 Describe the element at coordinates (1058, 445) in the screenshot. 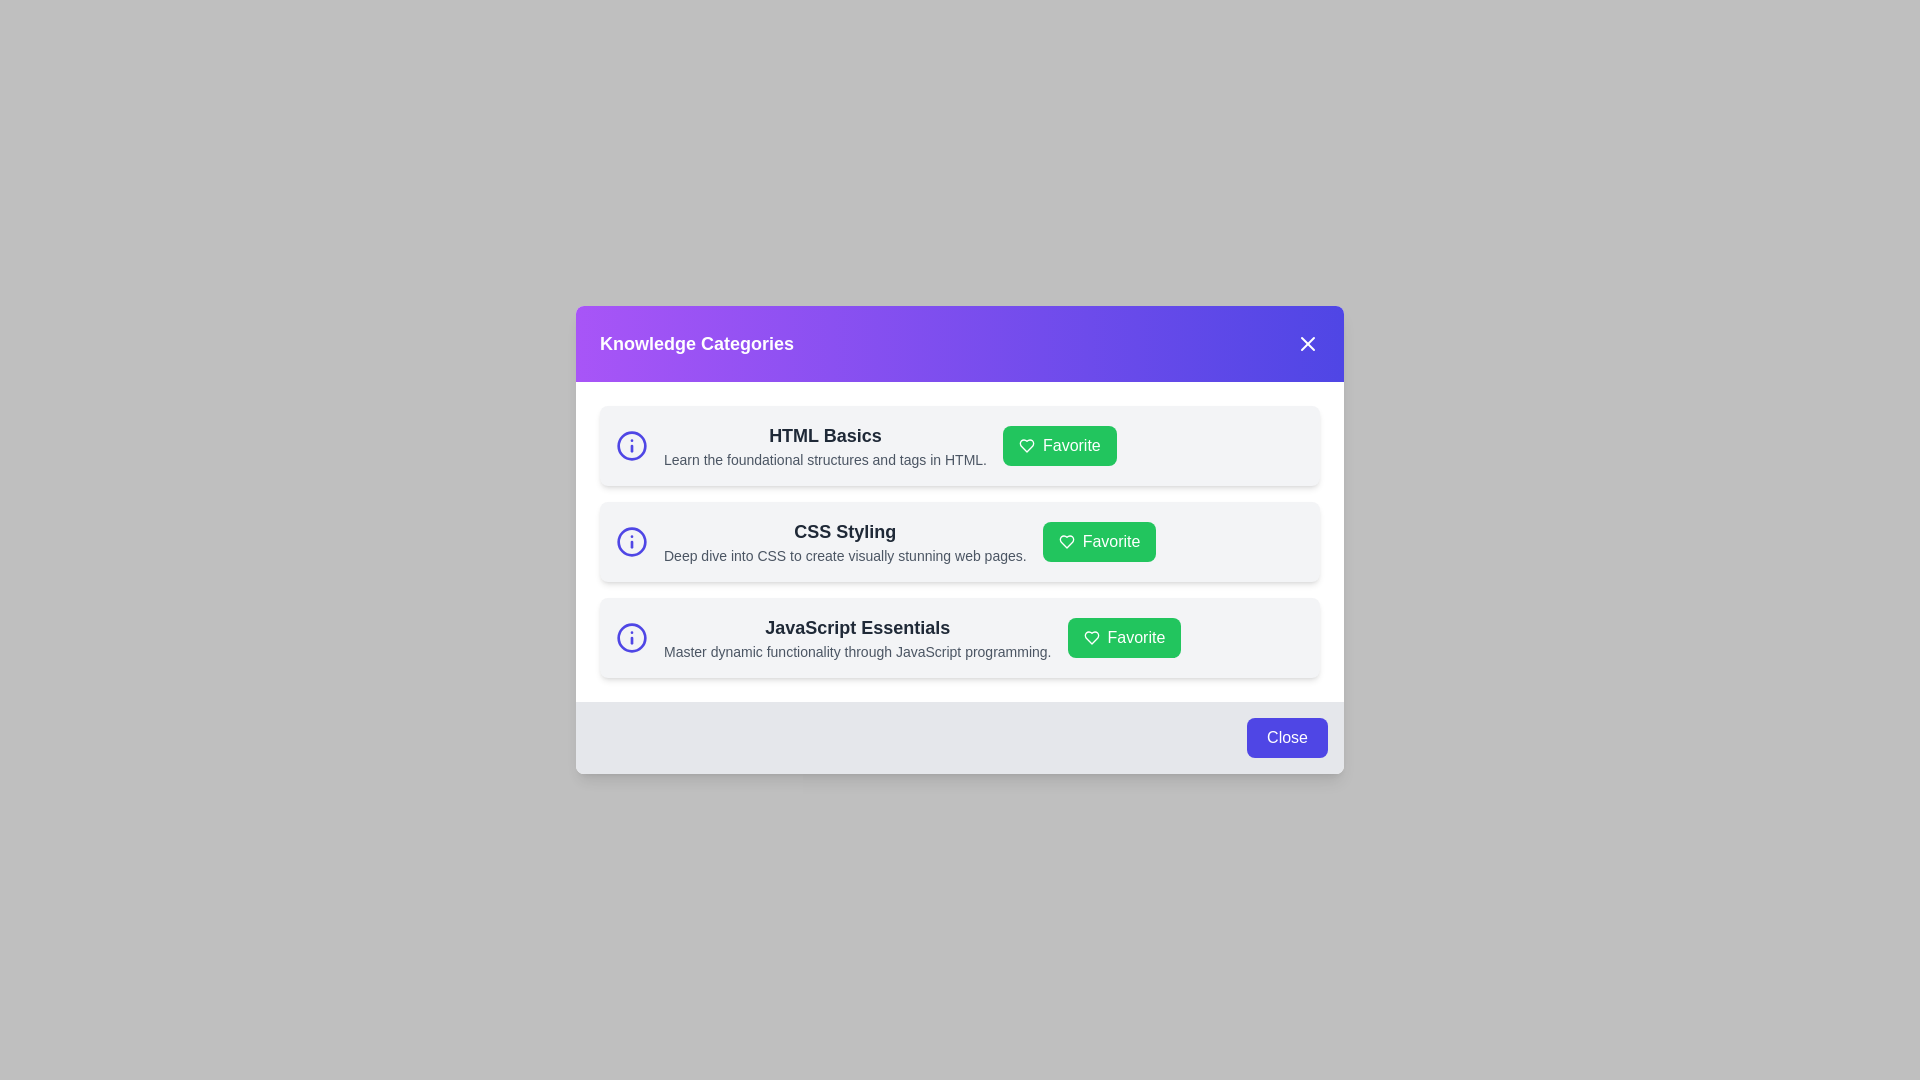

I see `the button located to the right of the 'HTML Basics' text` at that location.